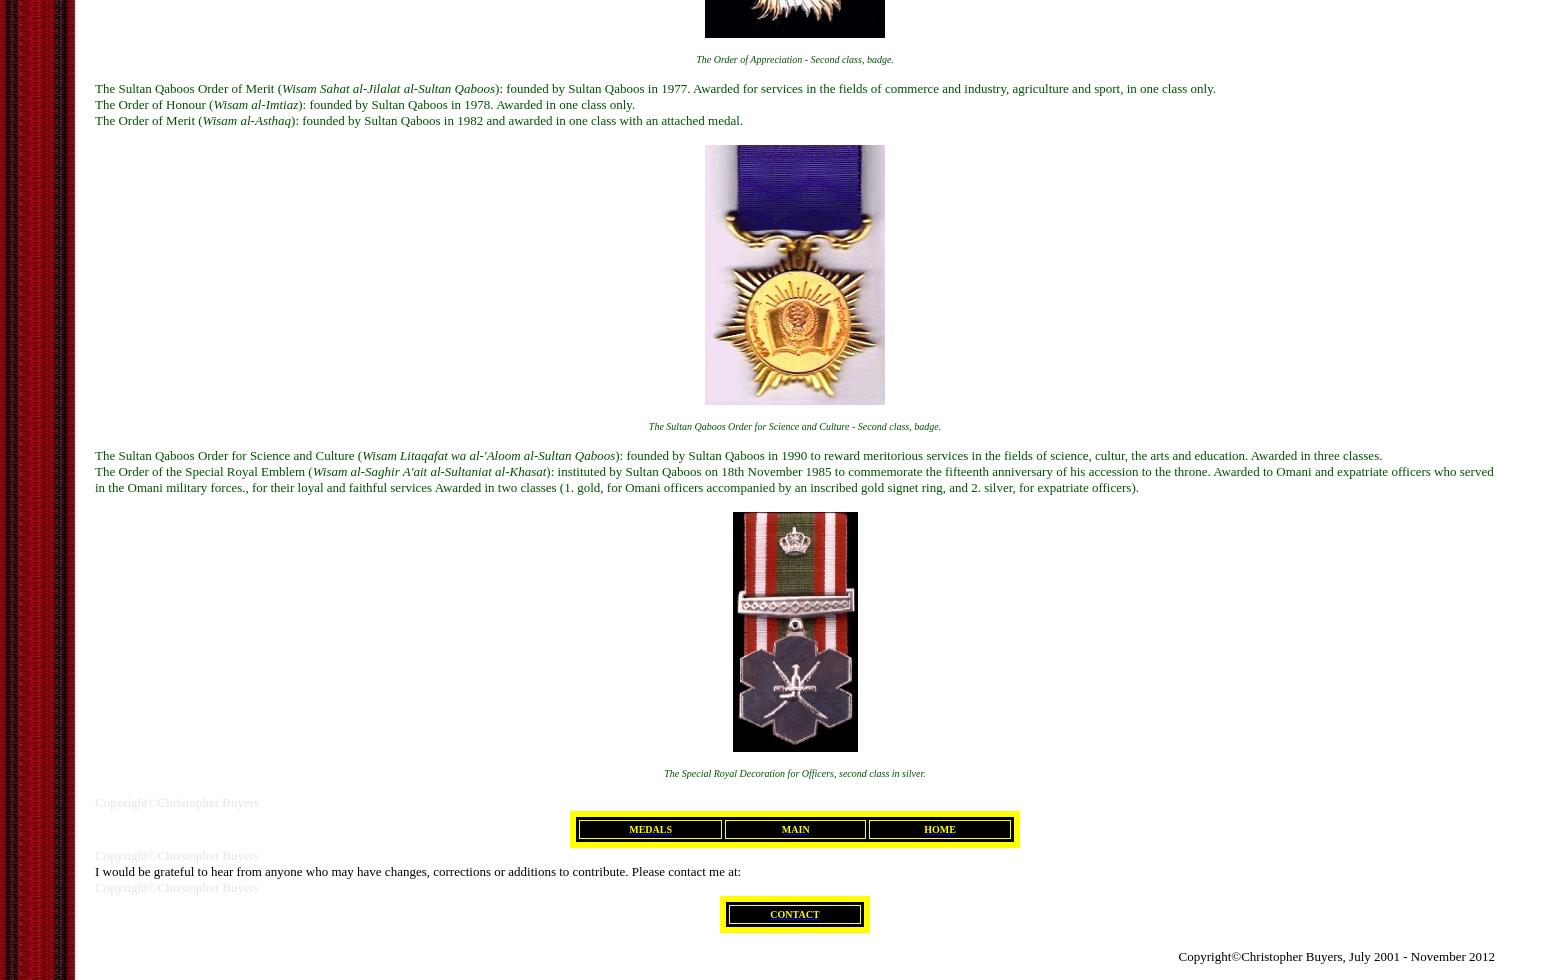 This screenshot has height=980, width=1550. I want to click on 'The Order of Merit (', so click(148, 119).